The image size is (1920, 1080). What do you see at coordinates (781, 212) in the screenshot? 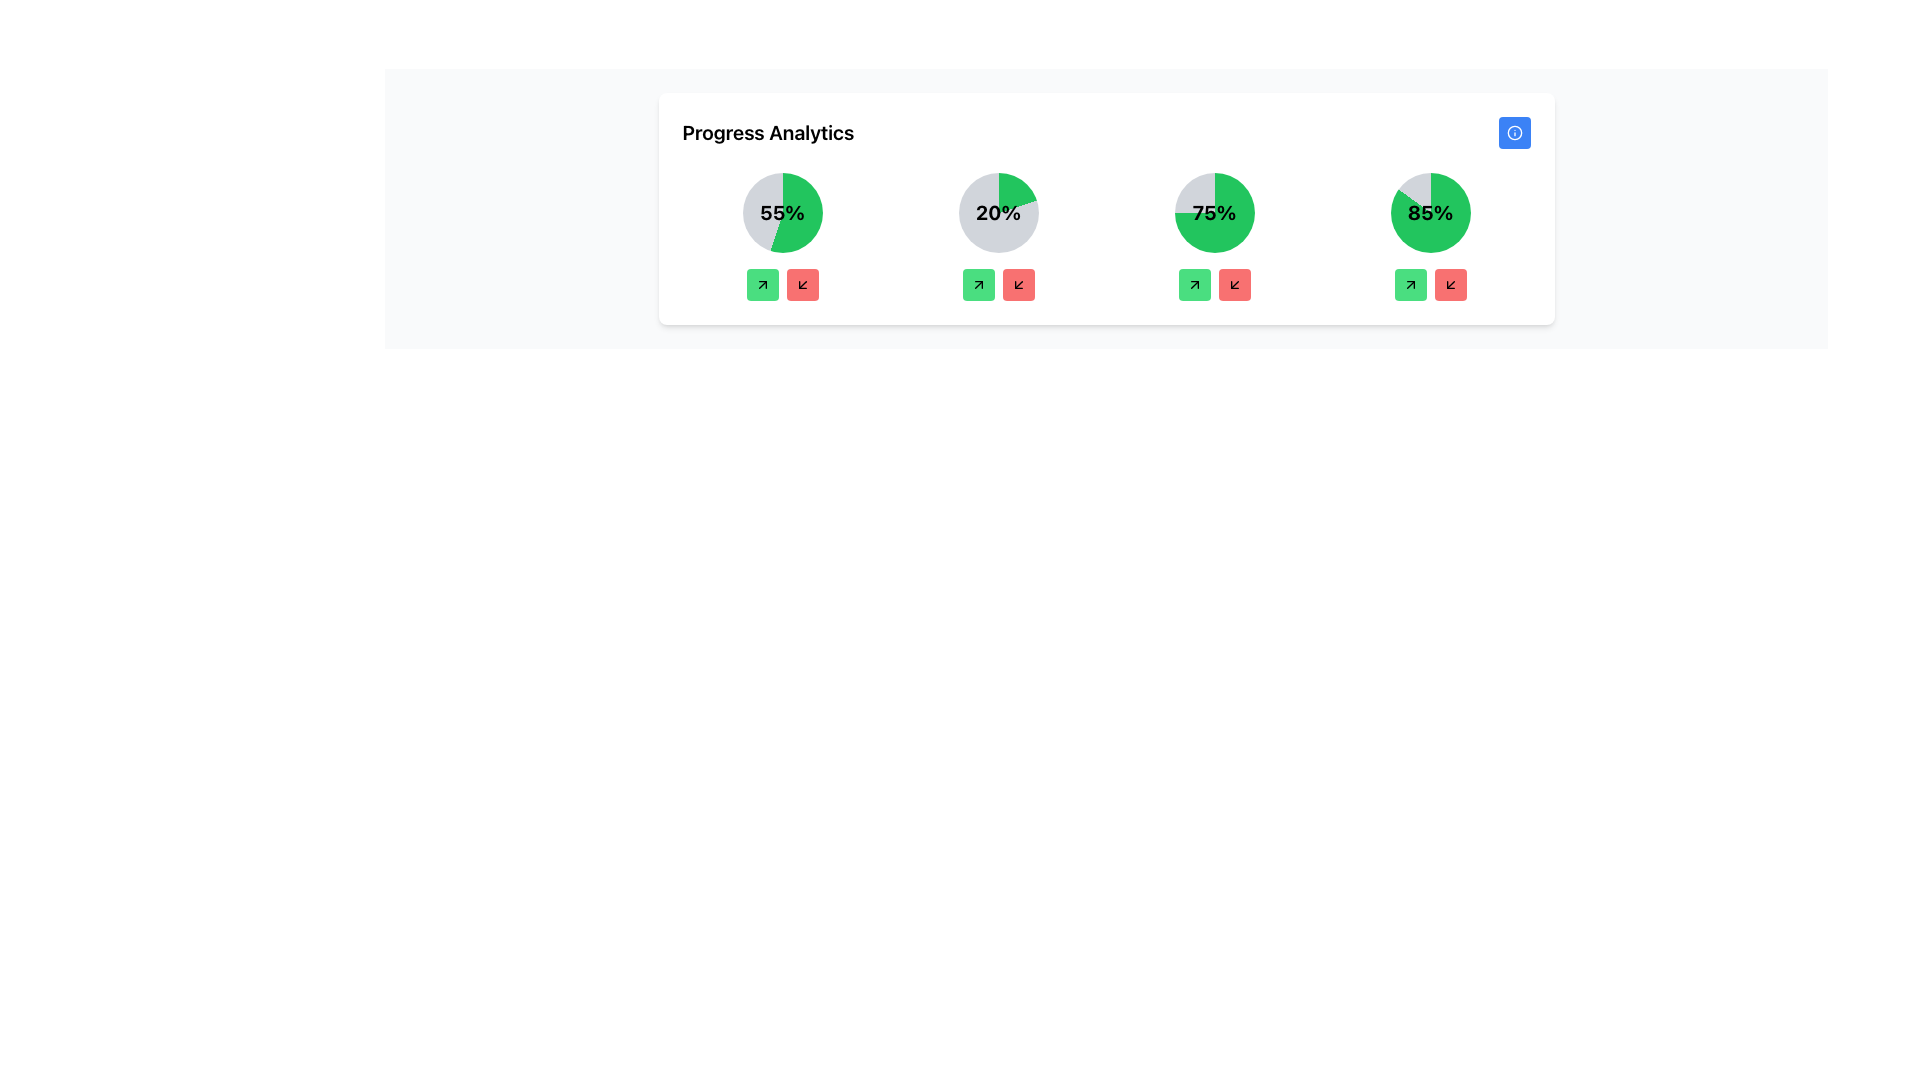
I see `the progress percentage text label in the first circular progress indicator located in the 'Progress Analytics' section near the top of the interface` at bounding box center [781, 212].